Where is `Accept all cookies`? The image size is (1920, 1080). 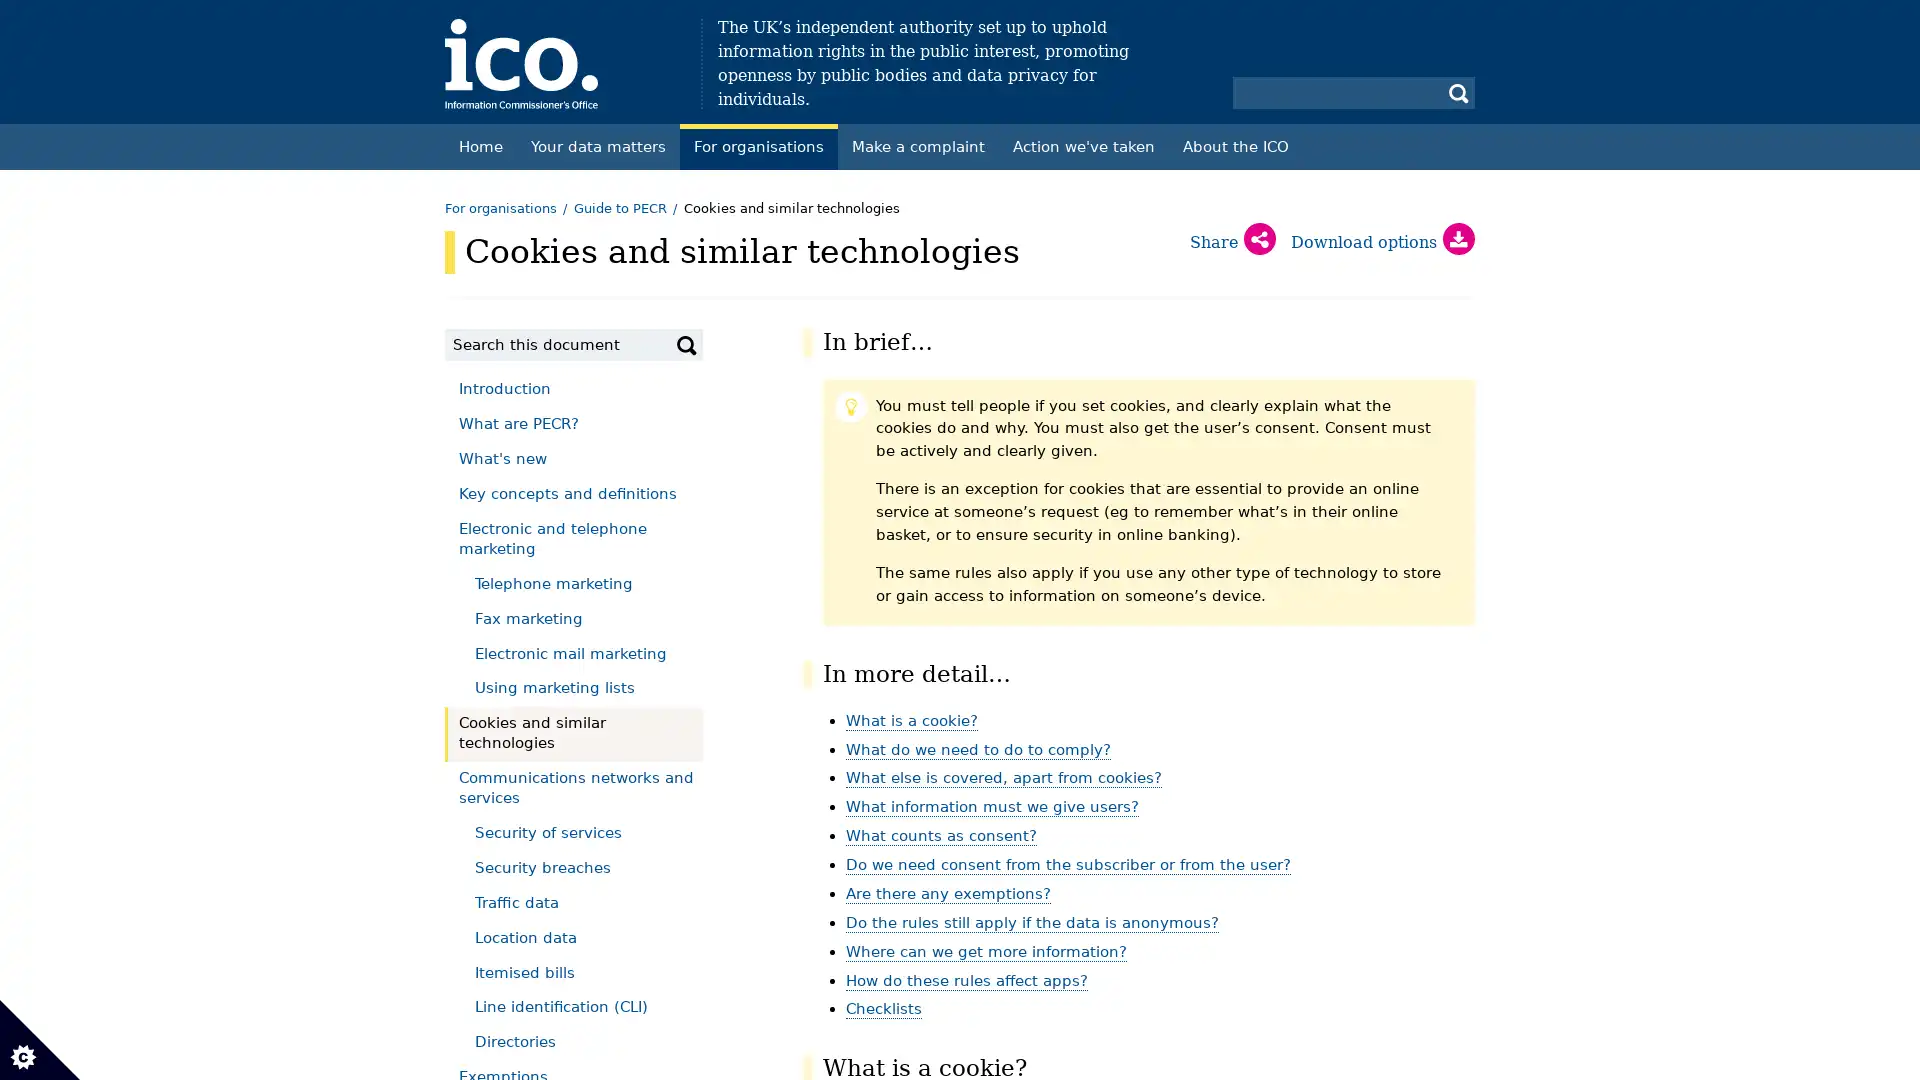
Accept all cookies is located at coordinates (131, 260).